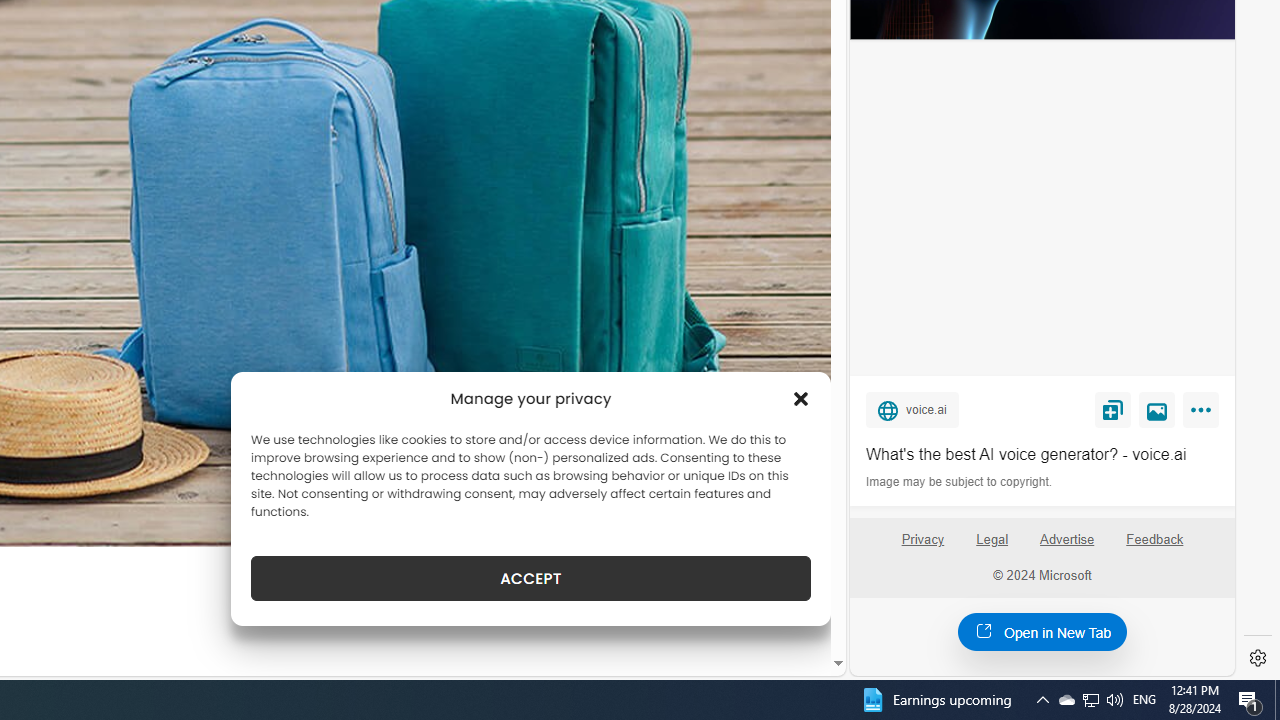  What do you see at coordinates (992, 547) in the screenshot?
I see `'Legal'` at bounding box center [992, 547].